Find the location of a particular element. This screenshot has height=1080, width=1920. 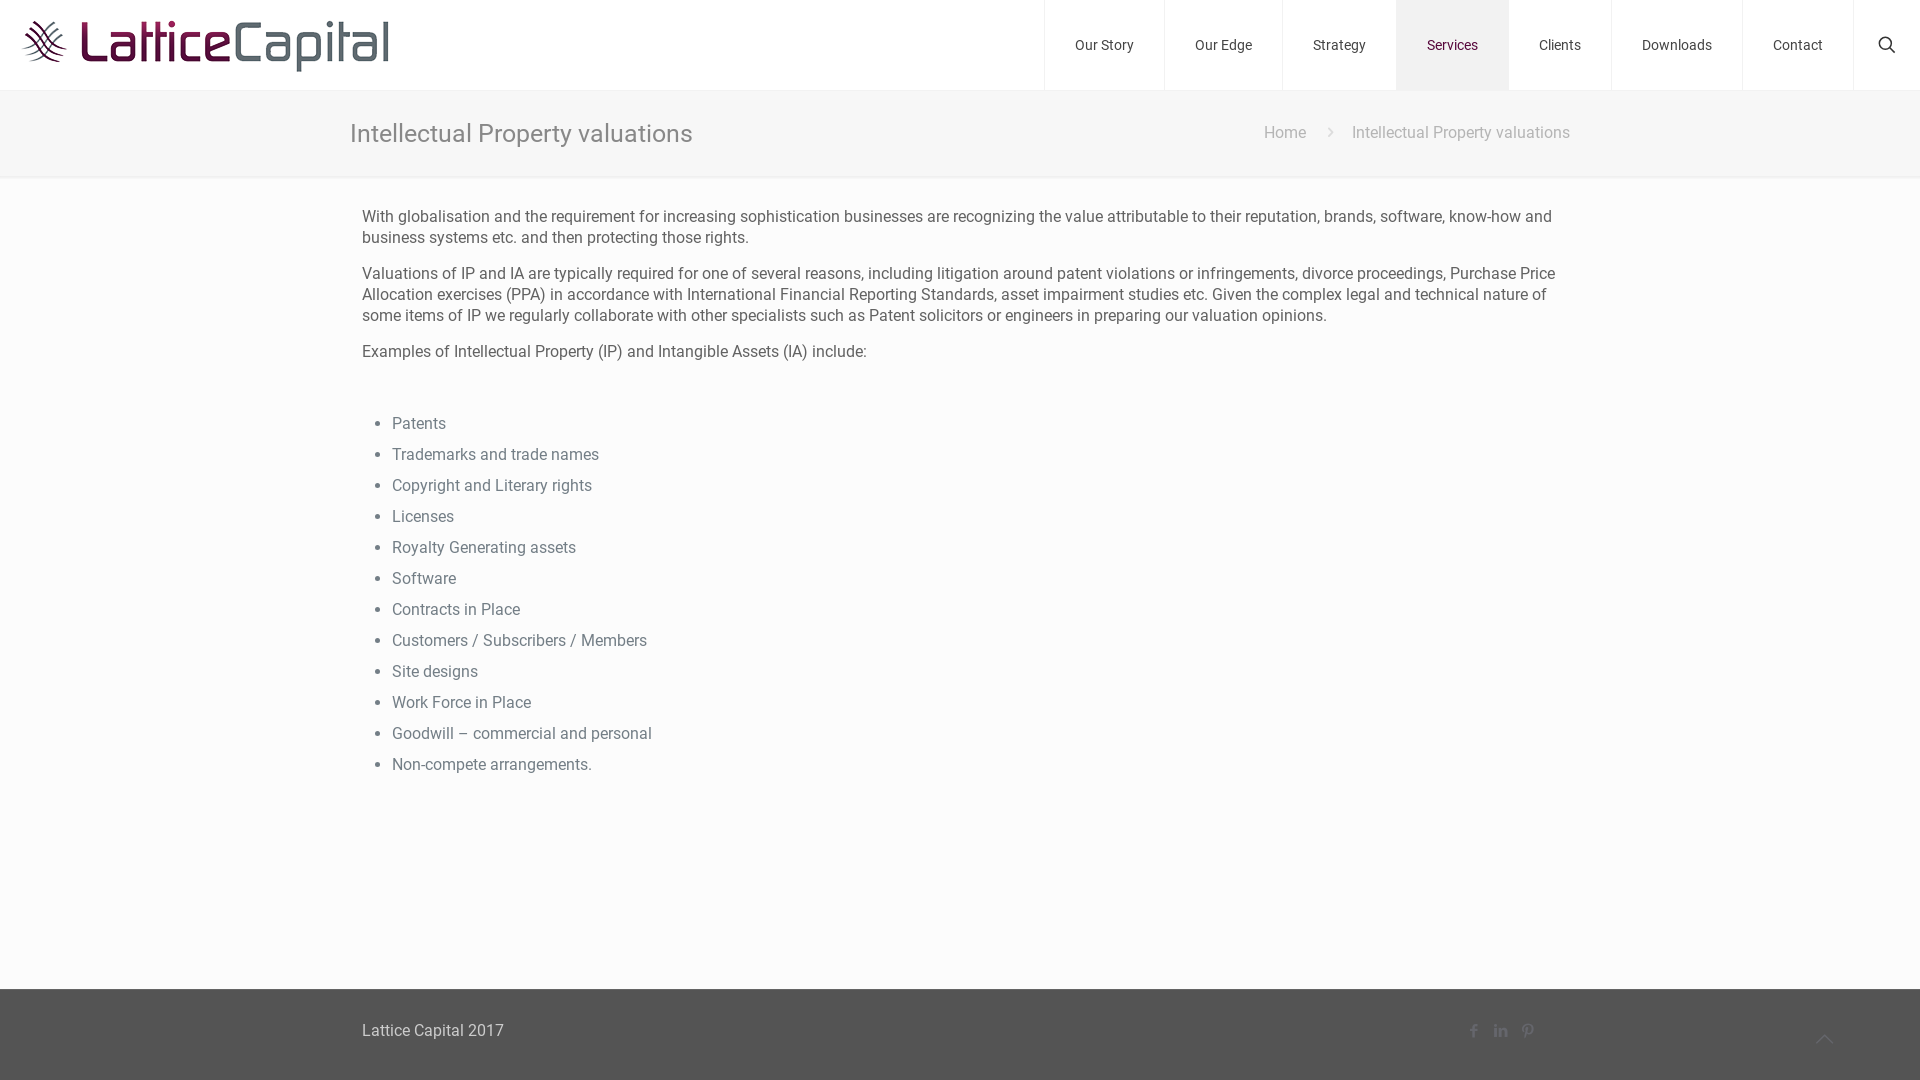

'Services' is located at coordinates (1453, 45).